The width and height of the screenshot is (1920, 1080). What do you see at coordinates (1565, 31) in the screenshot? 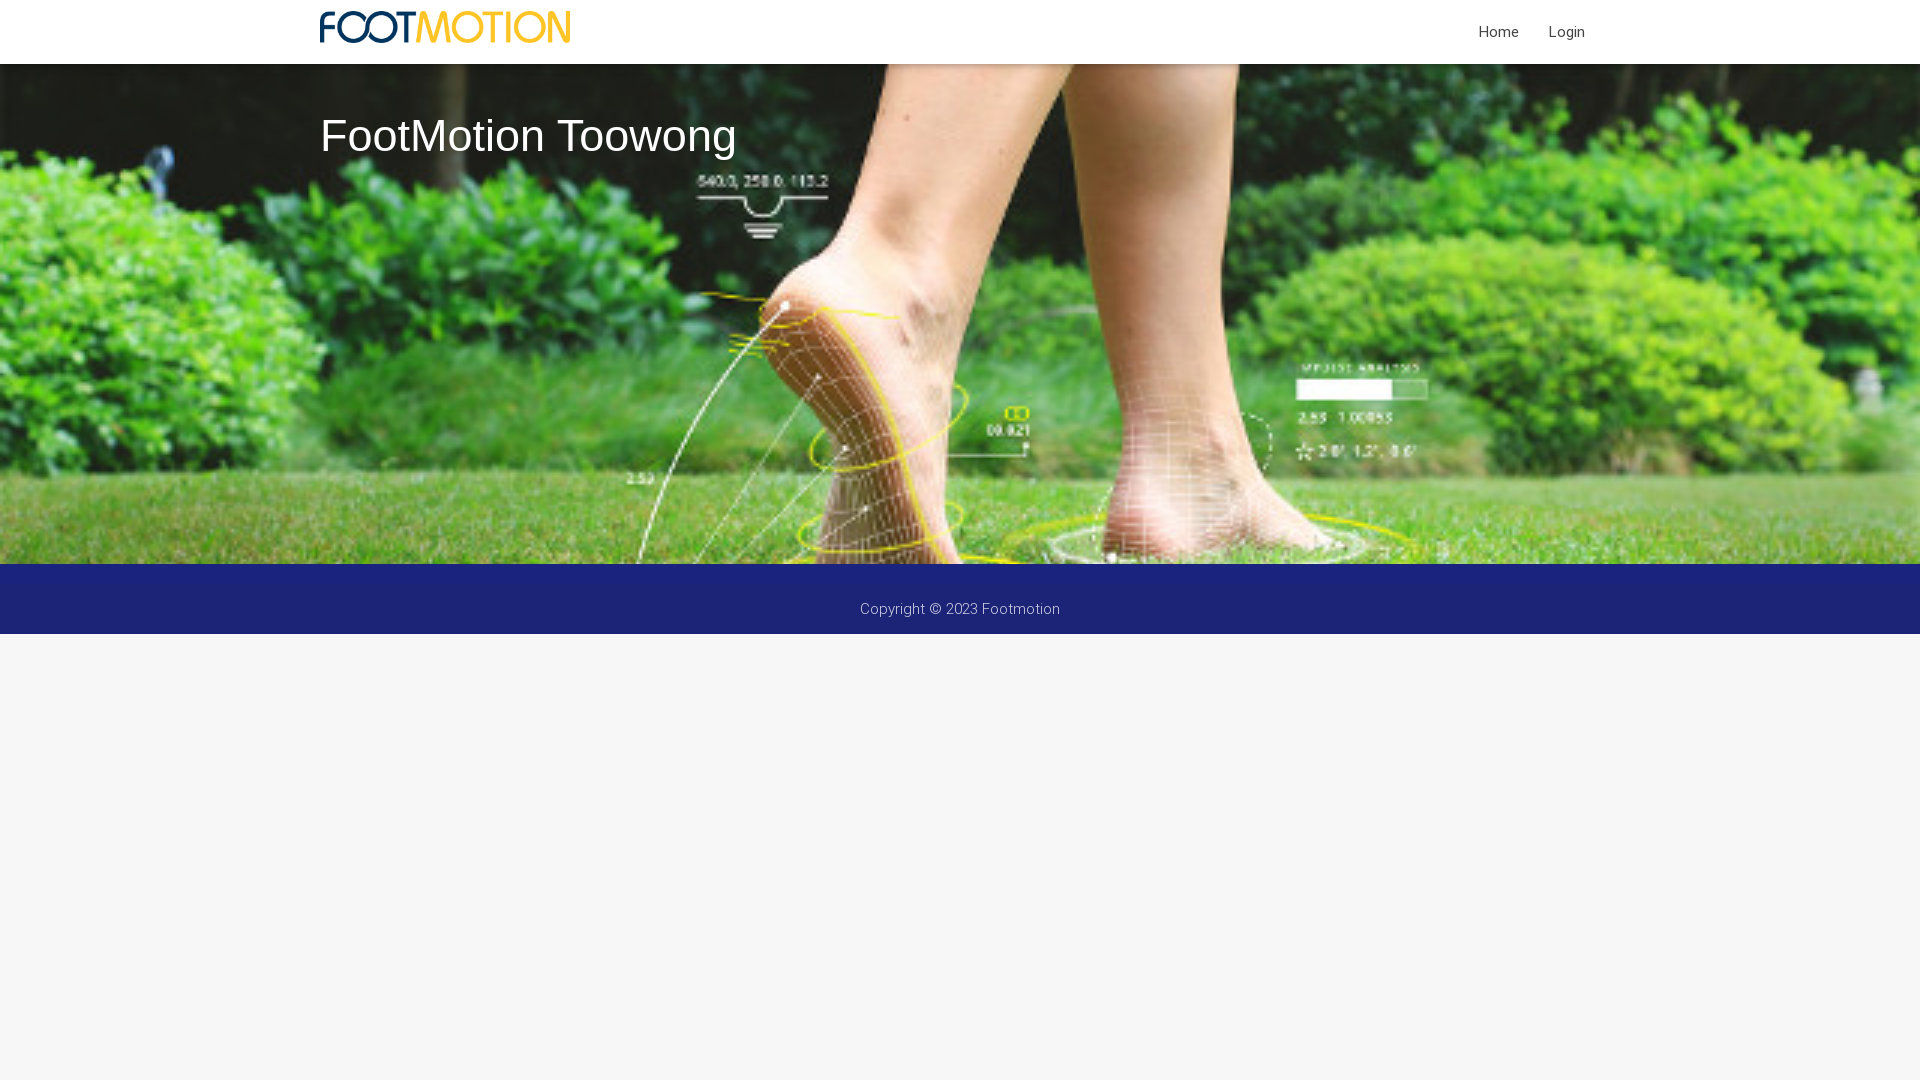
I see `'Login'` at bounding box center [1565, 31].